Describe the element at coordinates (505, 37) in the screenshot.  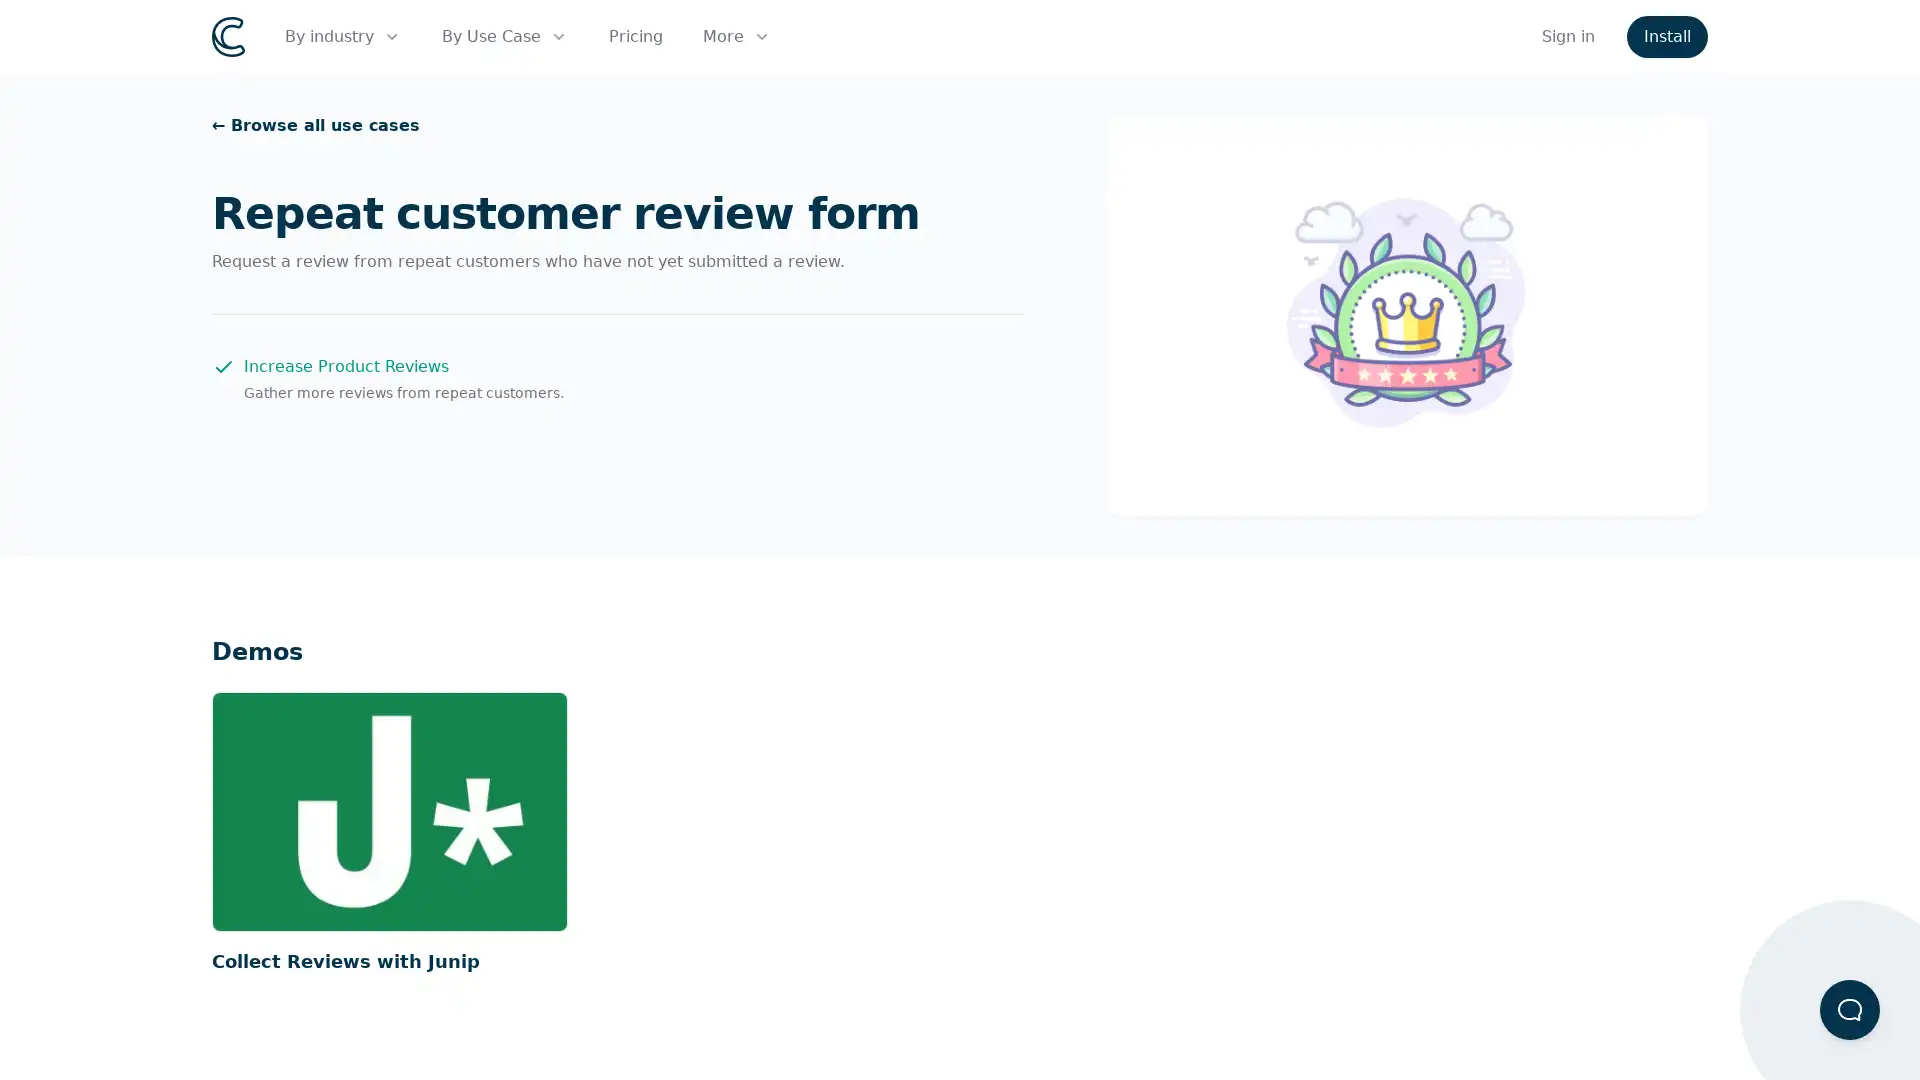
I see `By Use Case` at that location.